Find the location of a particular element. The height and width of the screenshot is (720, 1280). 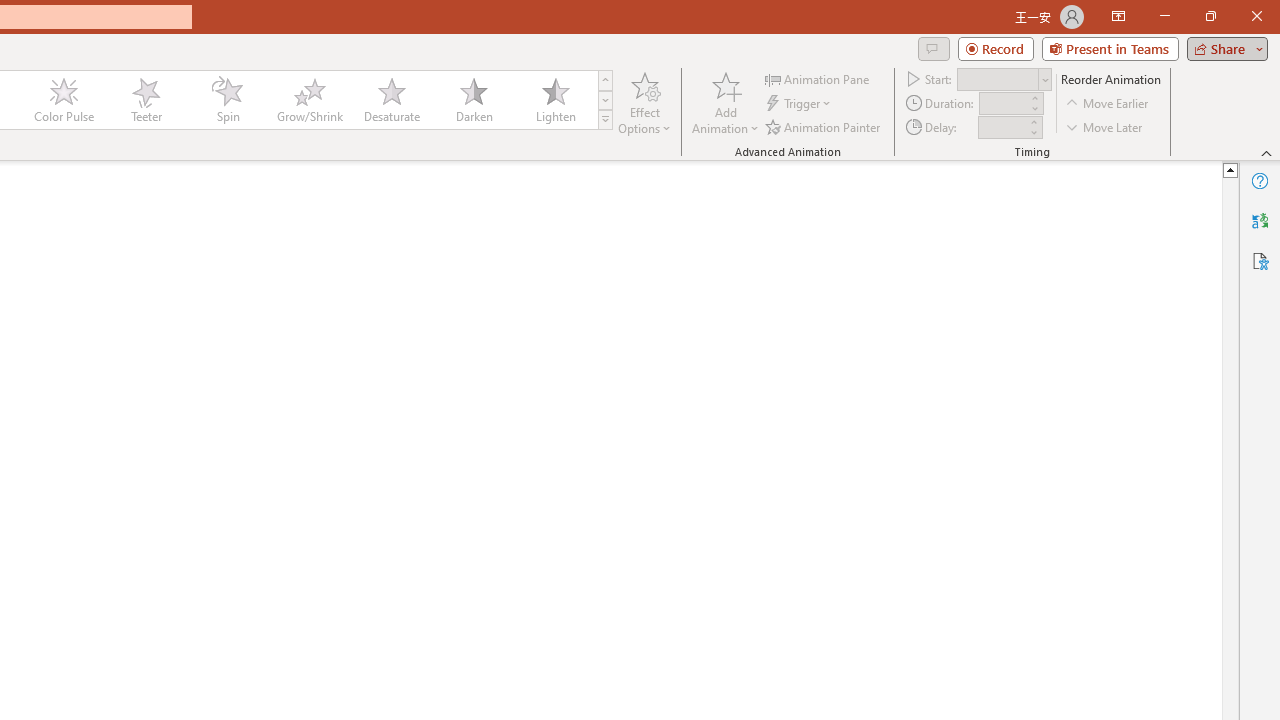

'Animation Pane' is located at coordinates (818, 78).